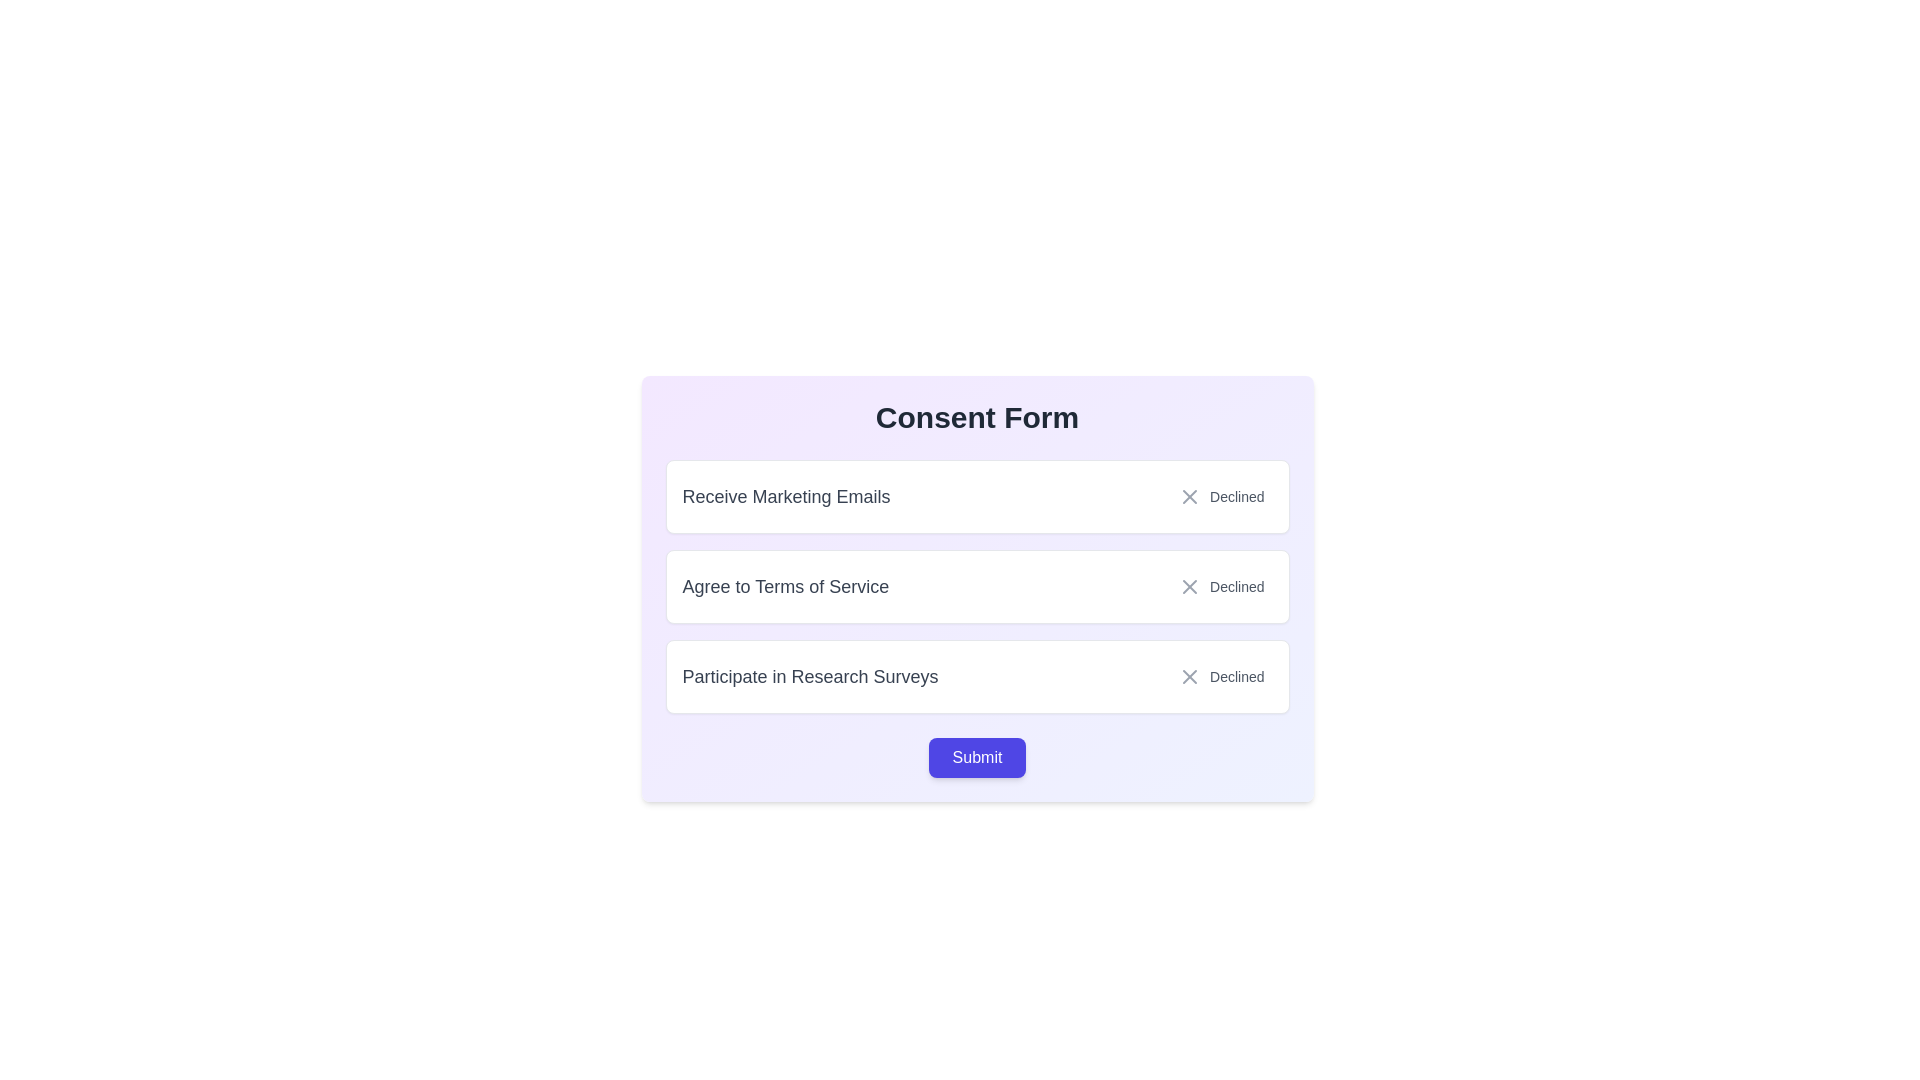  What do you see at coordinates (810, 676) in the screenshot?
I see `the descriptive text label located at the bottom of the three vertically stacked cards, which provides information about the associated option` at bounding box center [810, 676].